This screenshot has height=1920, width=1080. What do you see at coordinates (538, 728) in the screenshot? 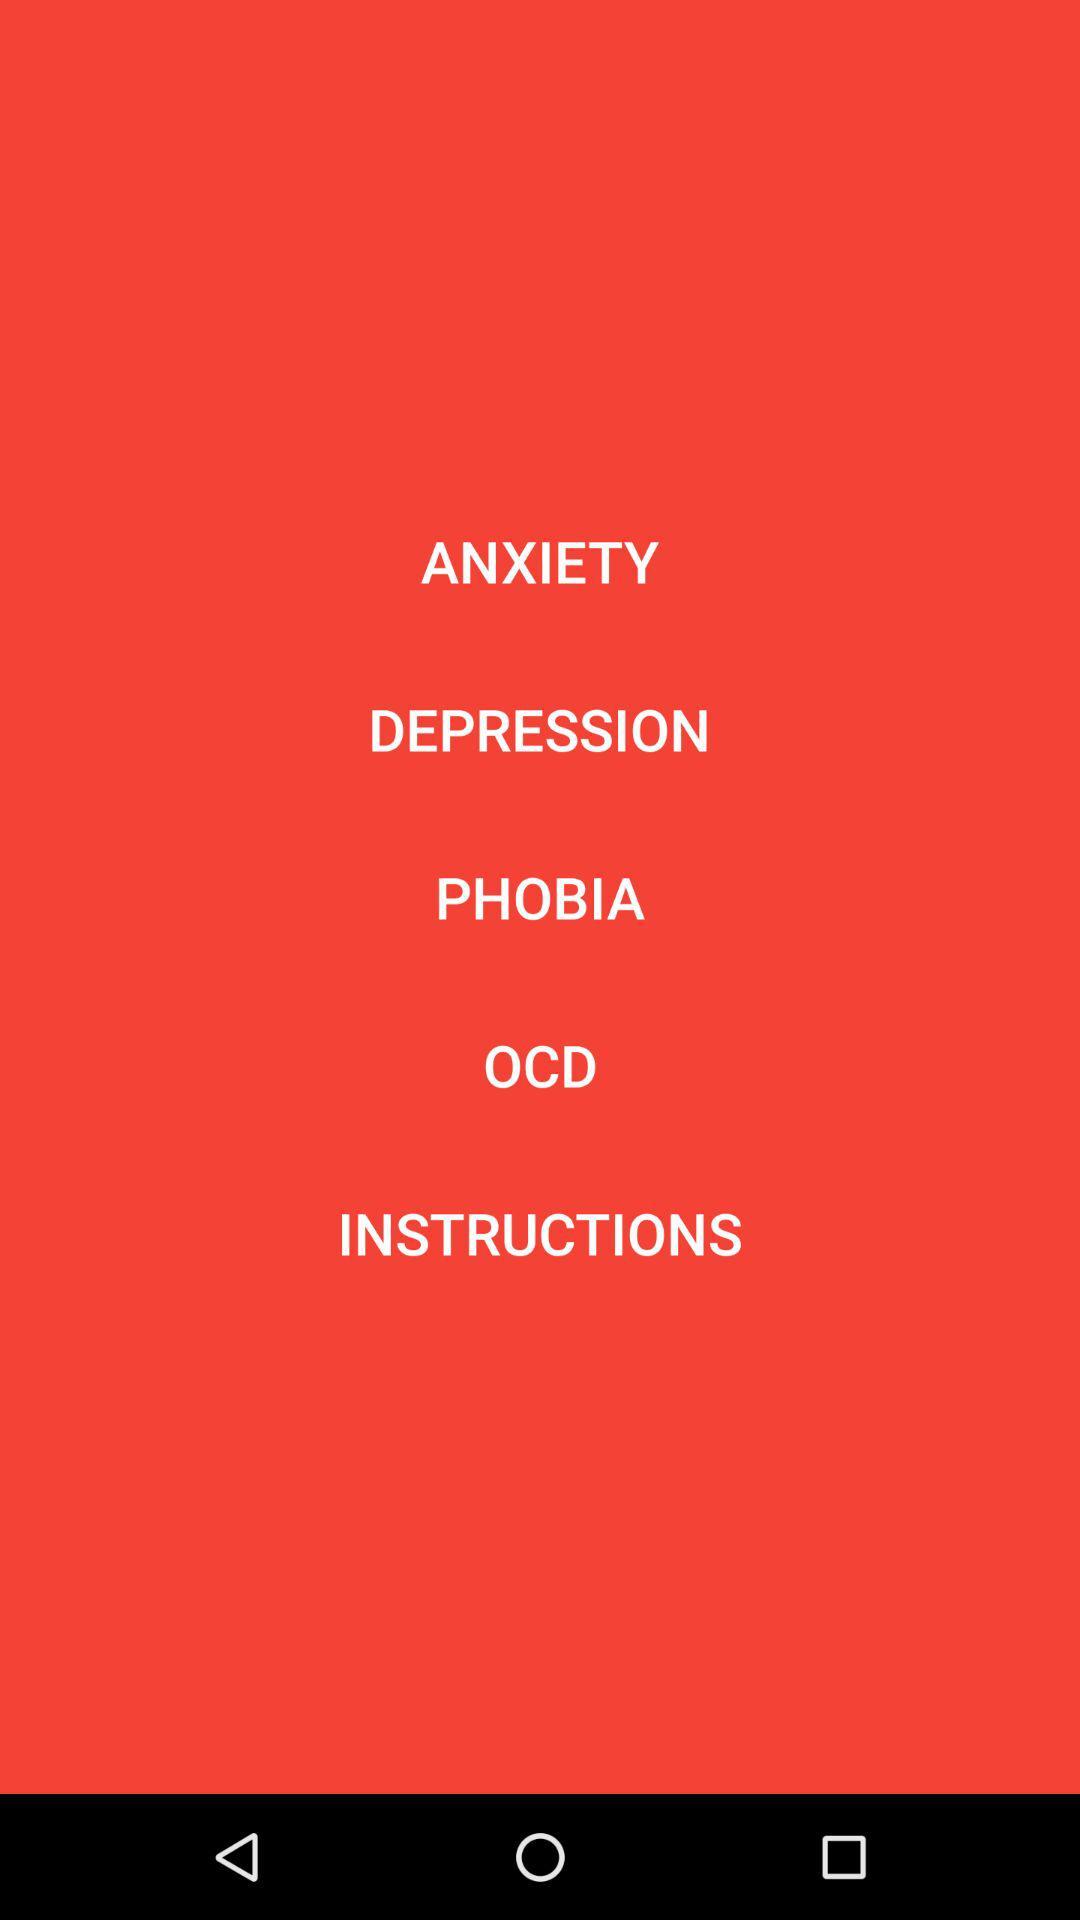
I see `depression icon` at bounding box center [538, 728].